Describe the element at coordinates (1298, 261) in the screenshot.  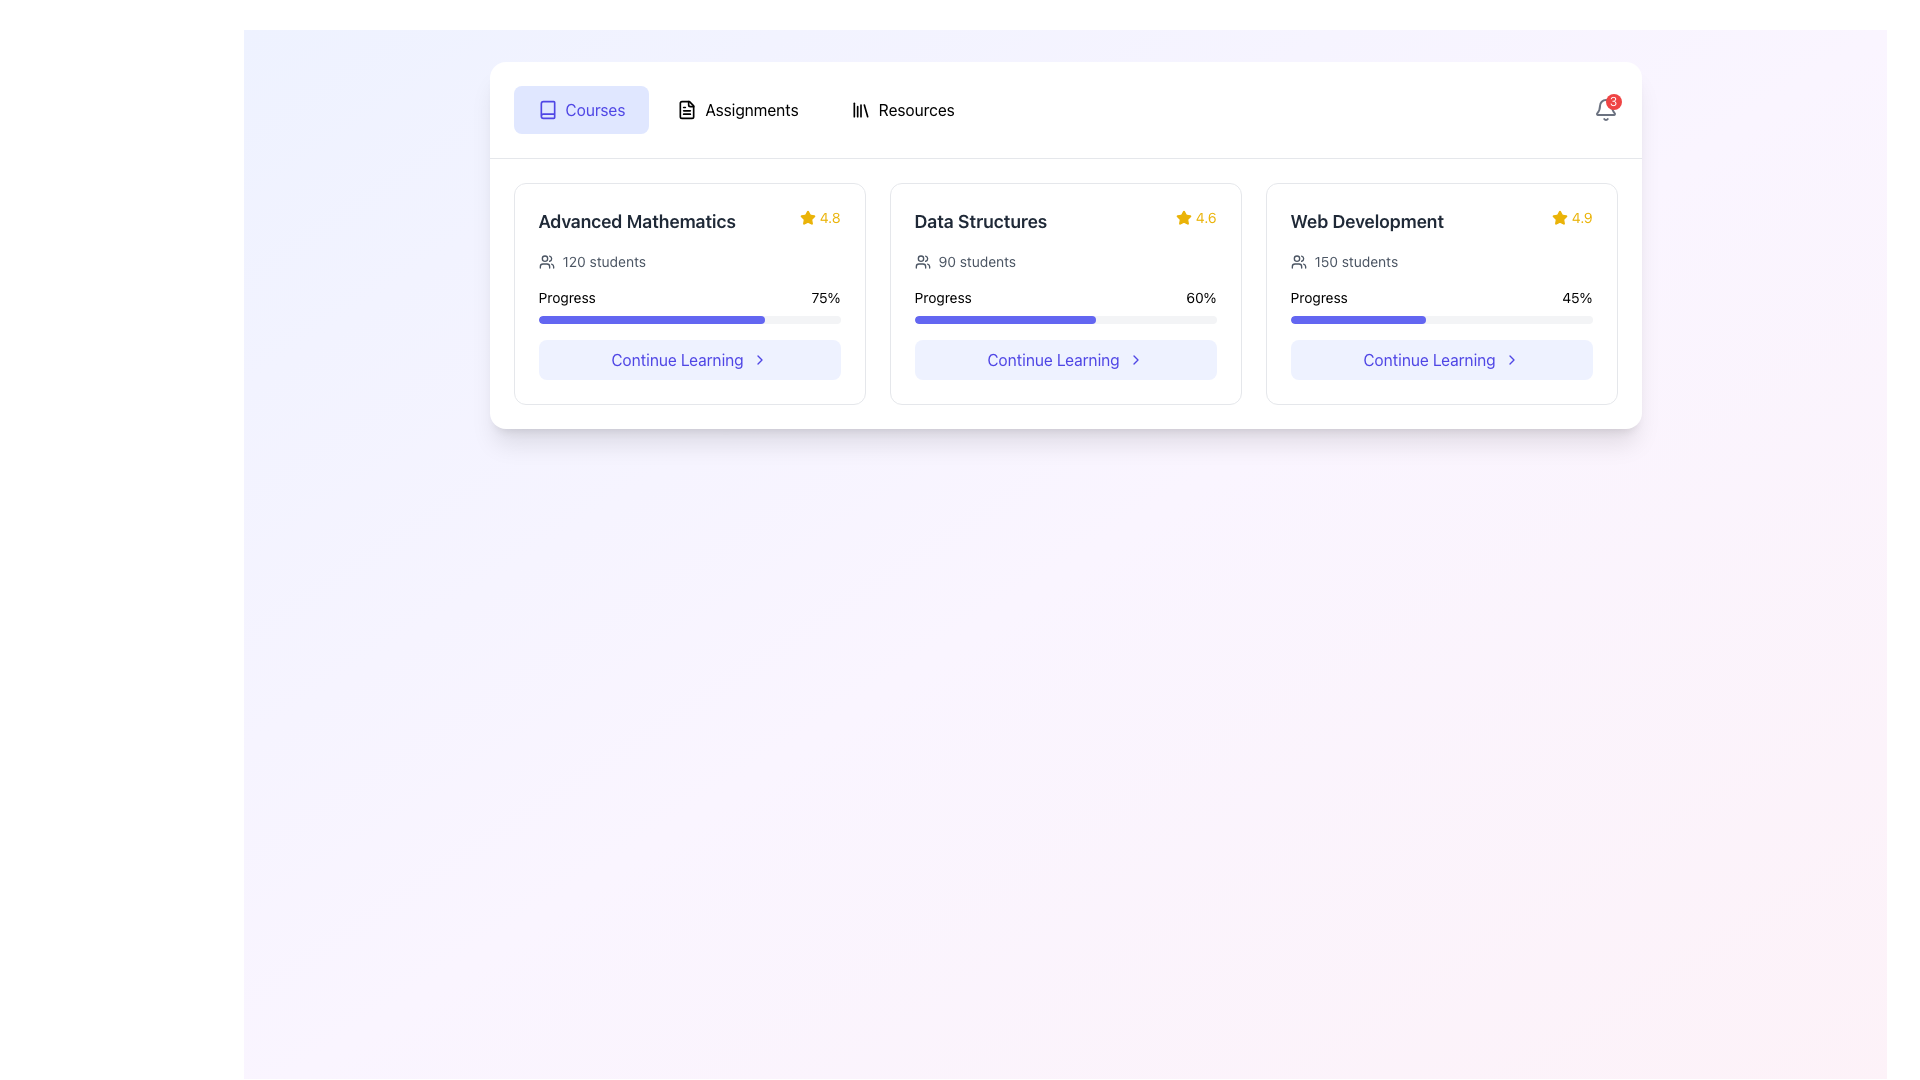
I see `the user icon located to the left of the '150 students' text, which signifies a group of individuals` at that location.